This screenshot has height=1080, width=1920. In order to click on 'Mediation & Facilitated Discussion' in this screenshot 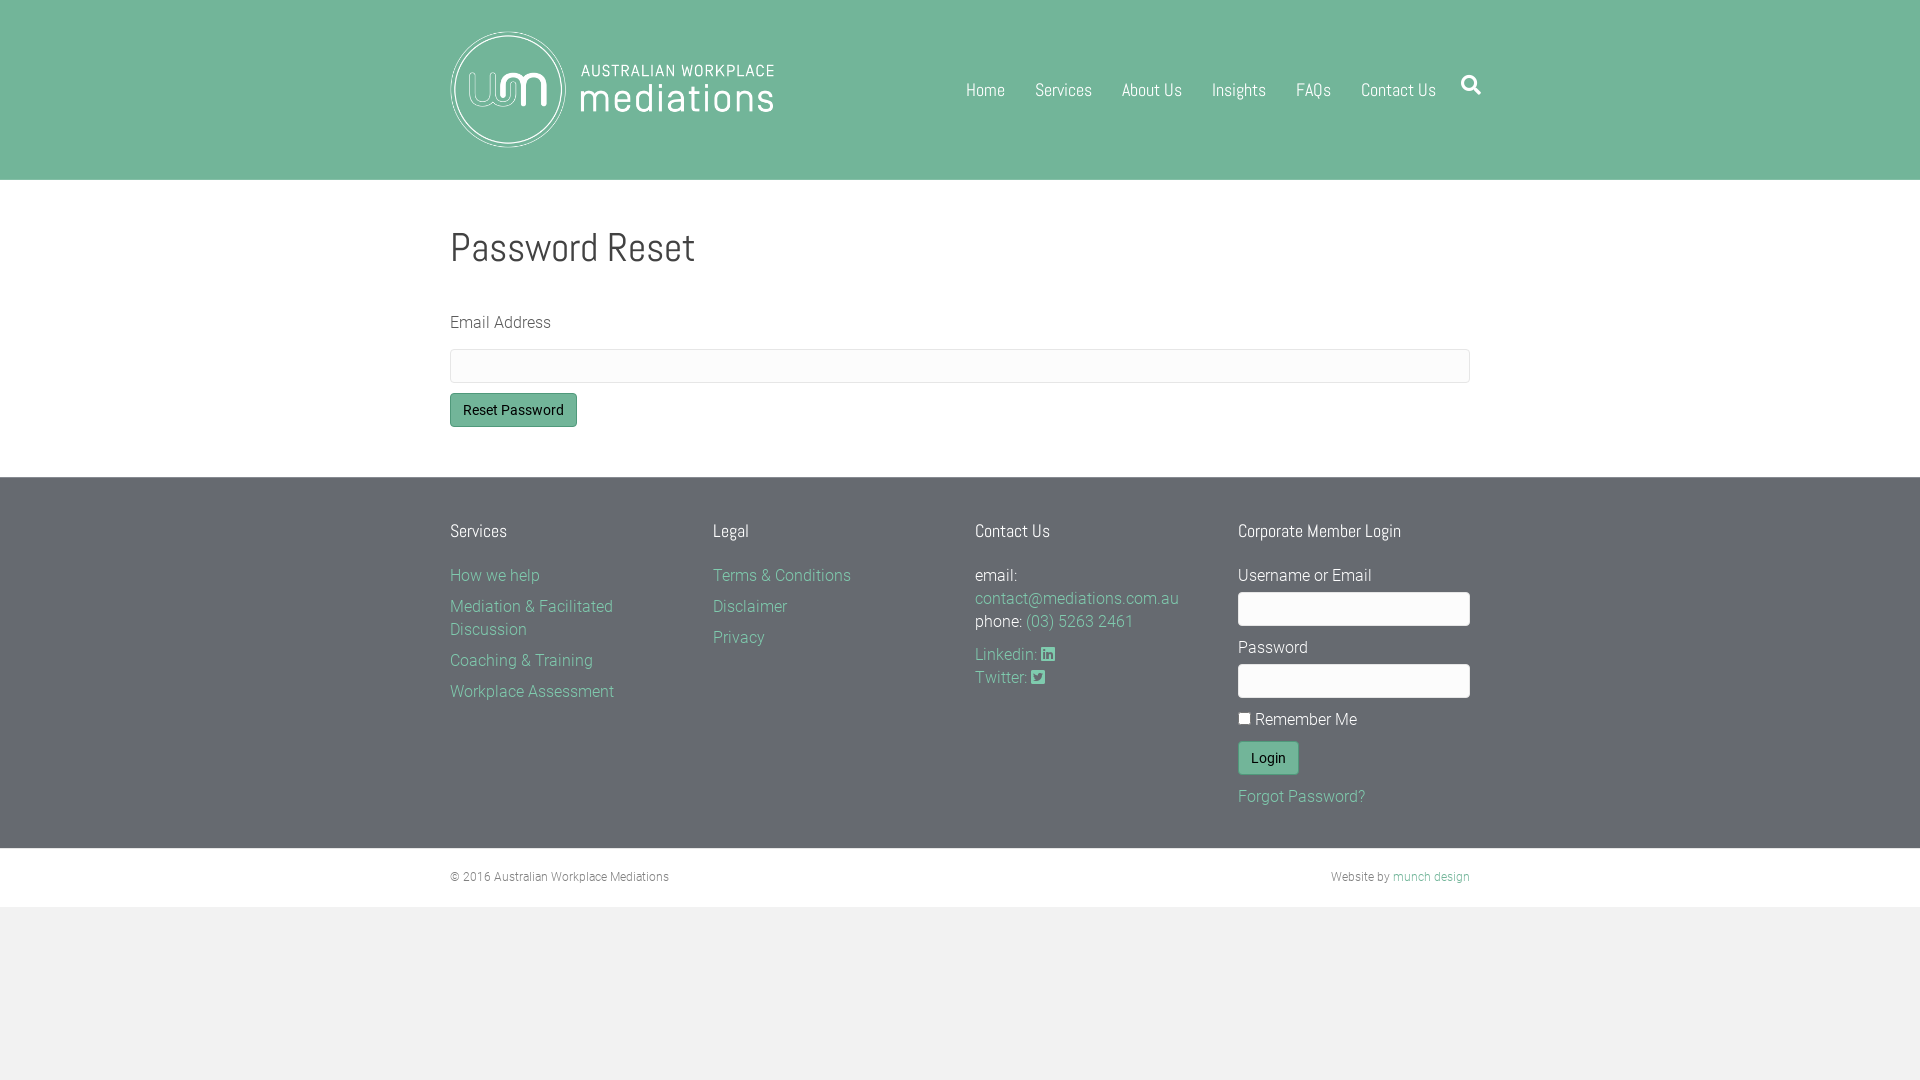, I will do `click(531, 616)`.